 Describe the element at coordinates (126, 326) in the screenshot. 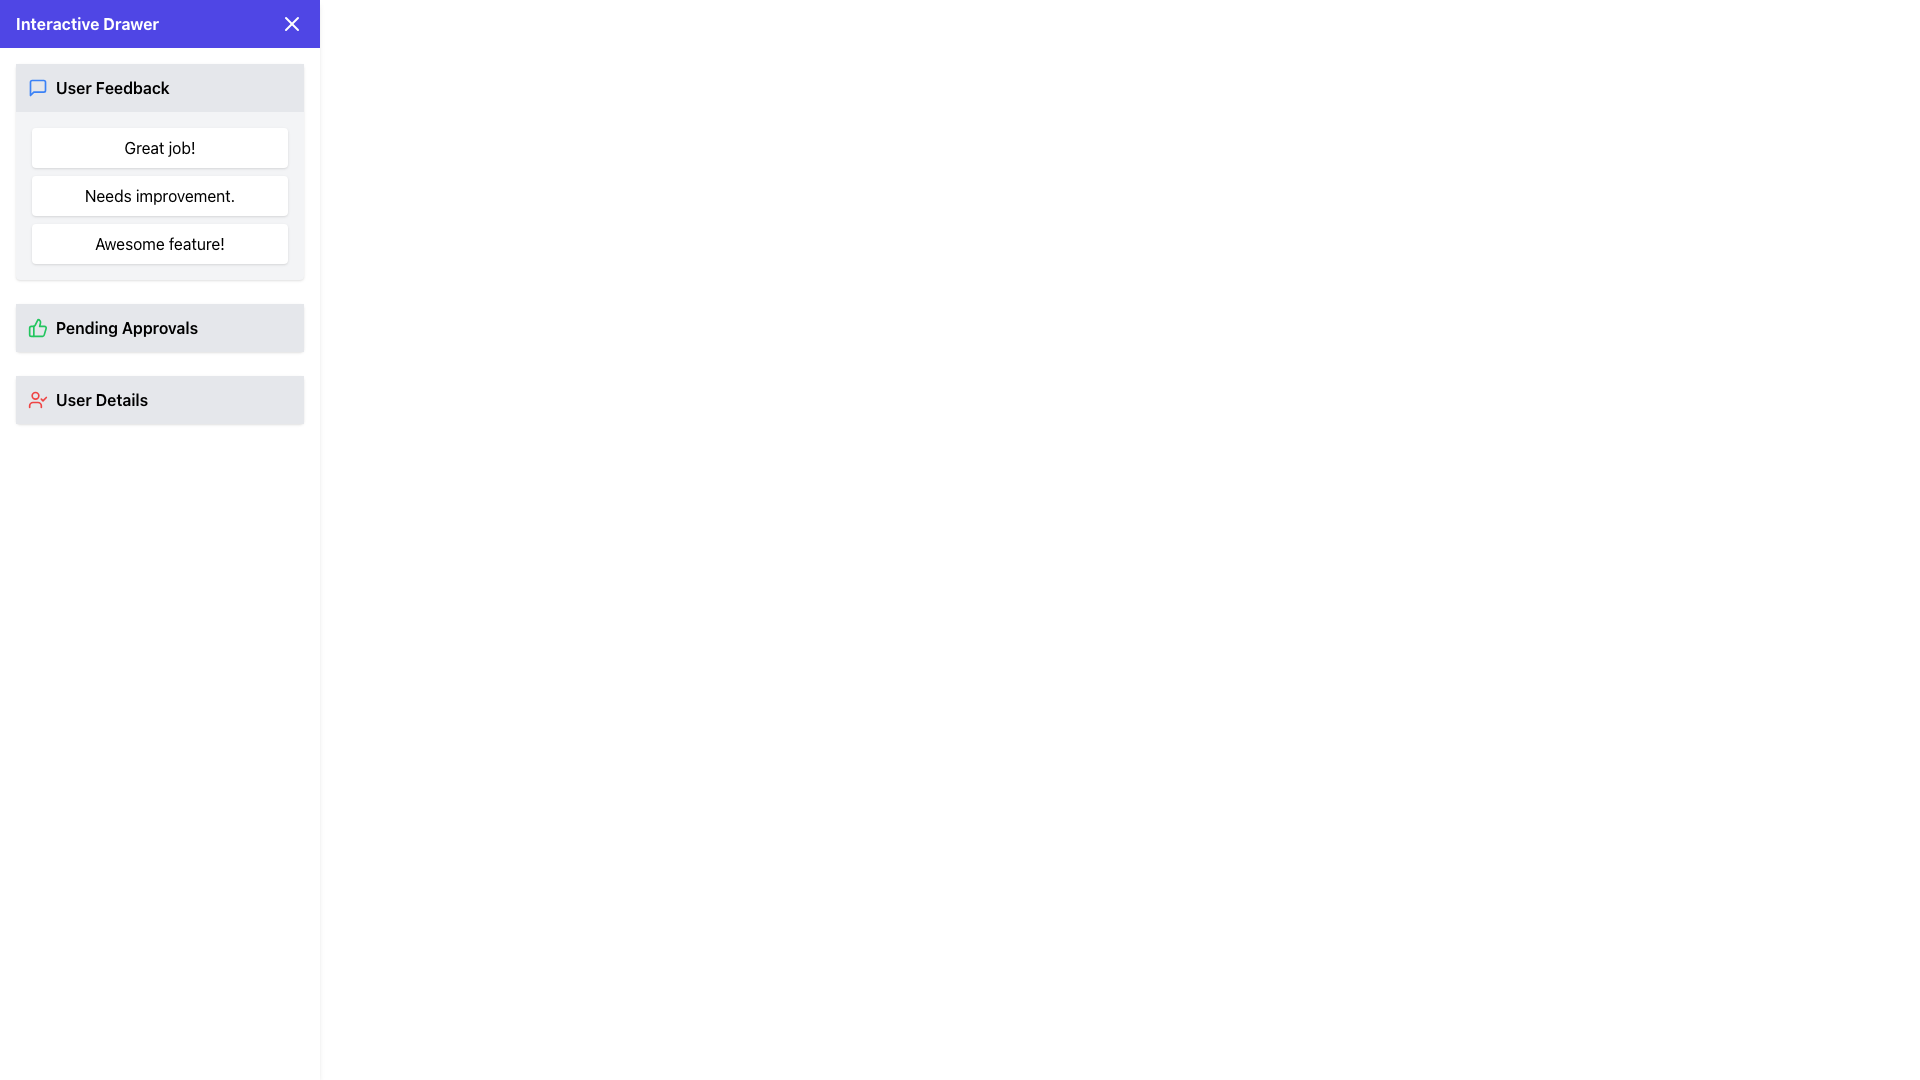

I see `the static text label 'Pending Approvals' located in the sidebar menu, which is styled in bold and has a thumbs-up icon to its left` at that location.